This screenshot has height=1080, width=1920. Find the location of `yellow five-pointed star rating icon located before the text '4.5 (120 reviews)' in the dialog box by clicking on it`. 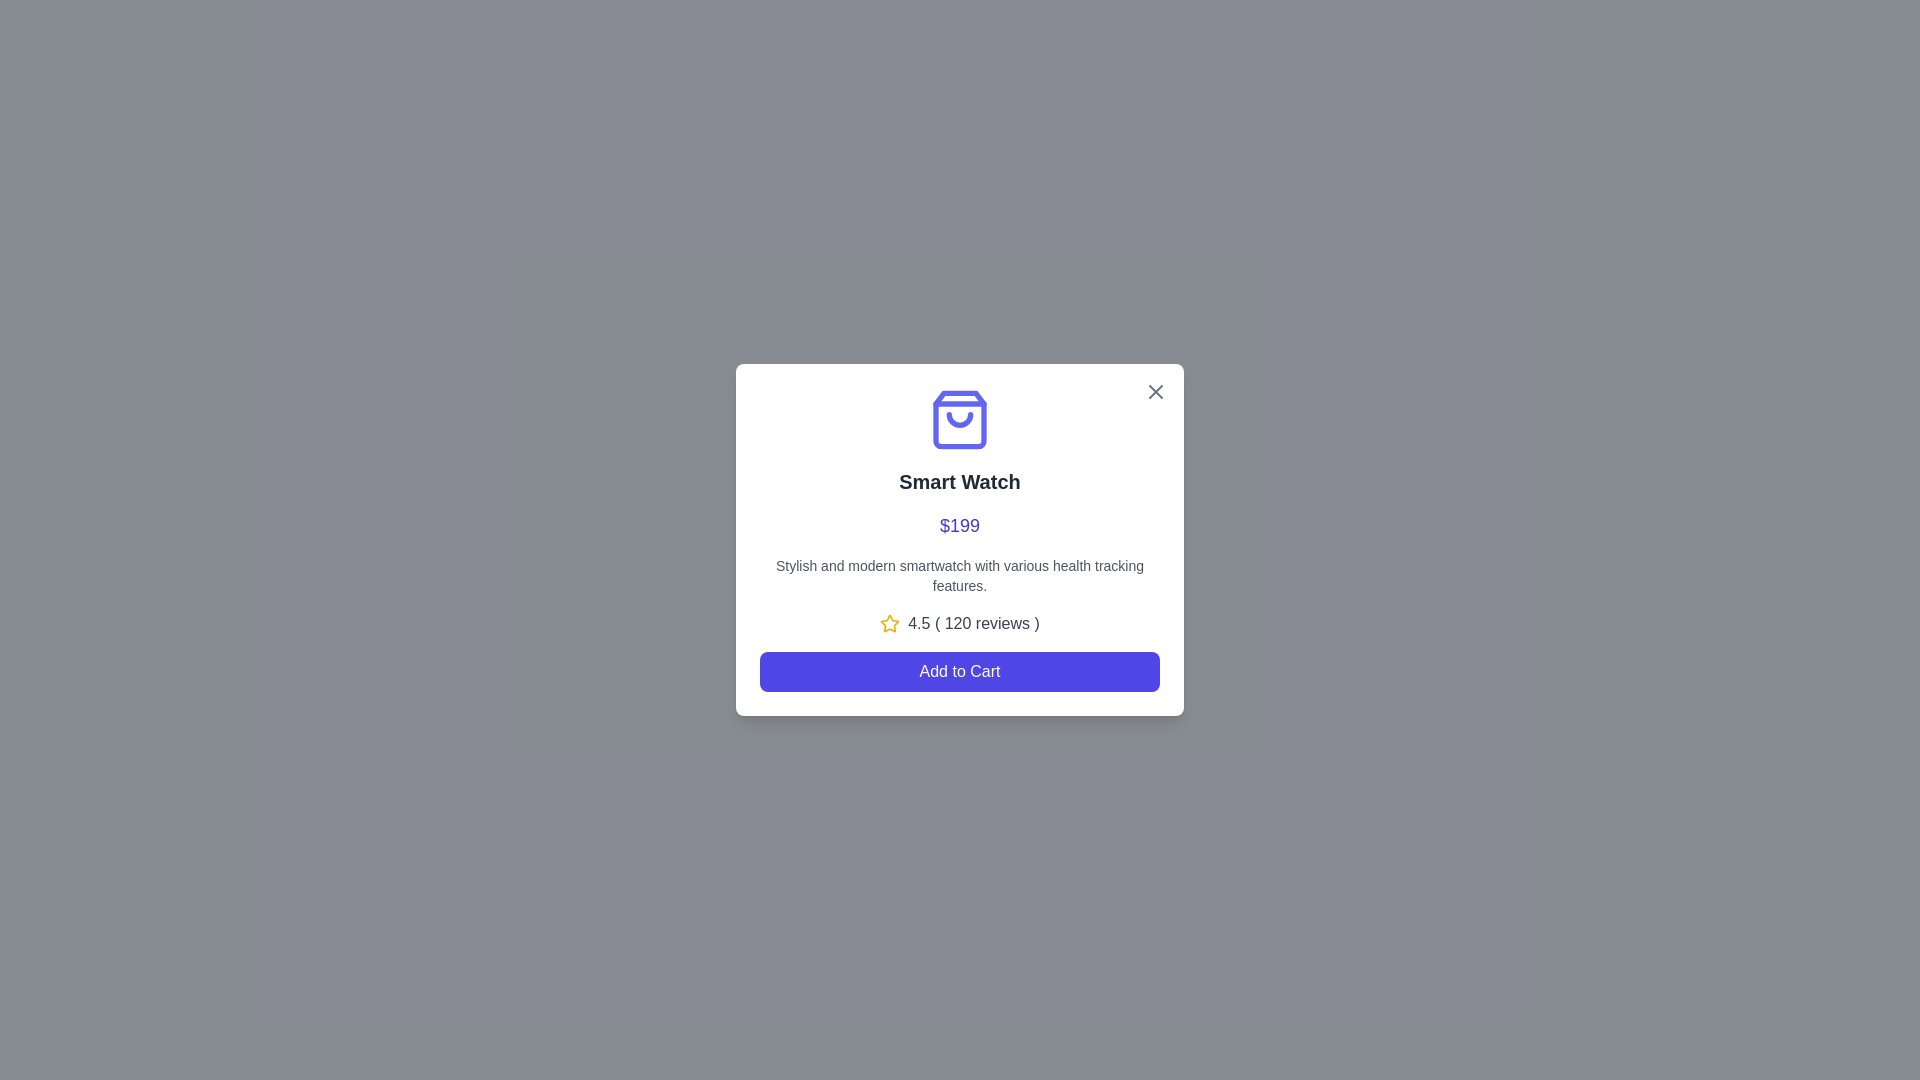

yellow five-pointed star rating icon located before the text '4.5 (120 reviews)' in the dialog box by clicking on it is located at coordinates (889, 622).